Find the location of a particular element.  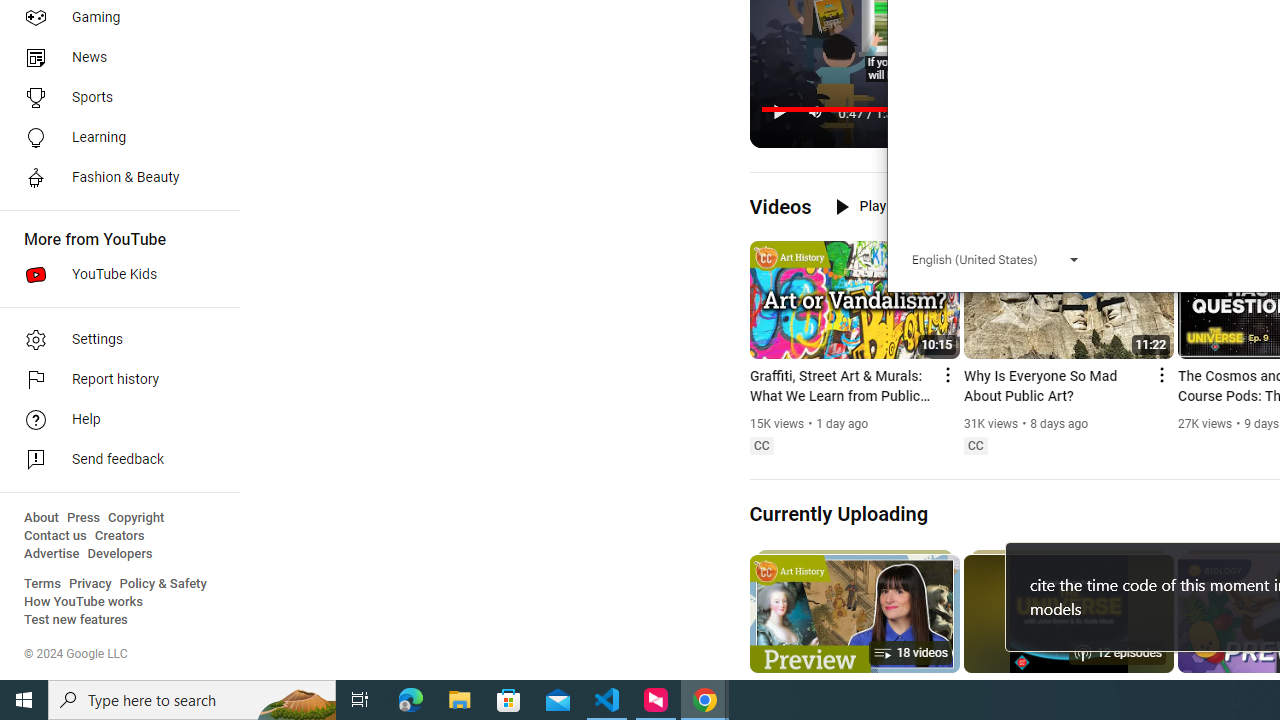

'Learning' is located at coordinates (112, 136).